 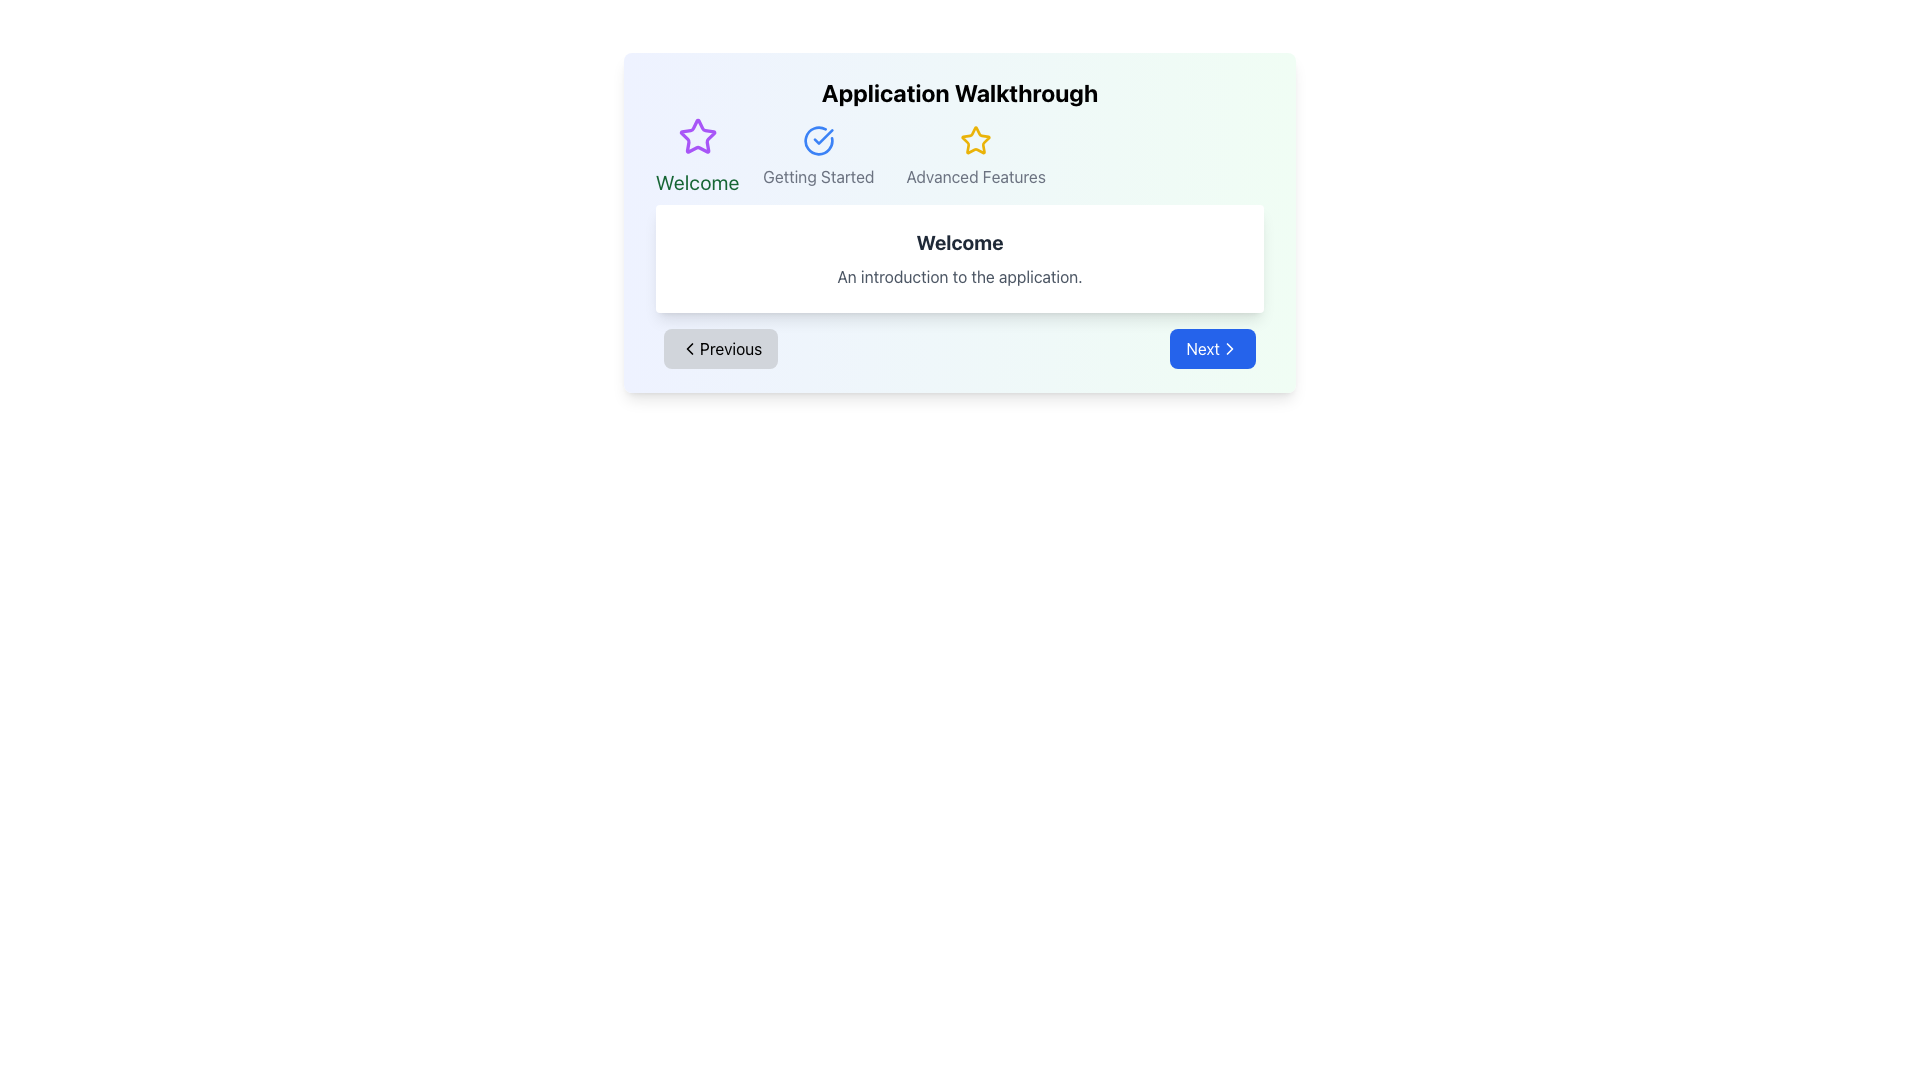 What do you see at coordinates (960, 242) in the screenshot?
I see `title text that welcomes the user, located within a rounded card-like section, positioned above the introductory text` at bounding box center [960, 242].